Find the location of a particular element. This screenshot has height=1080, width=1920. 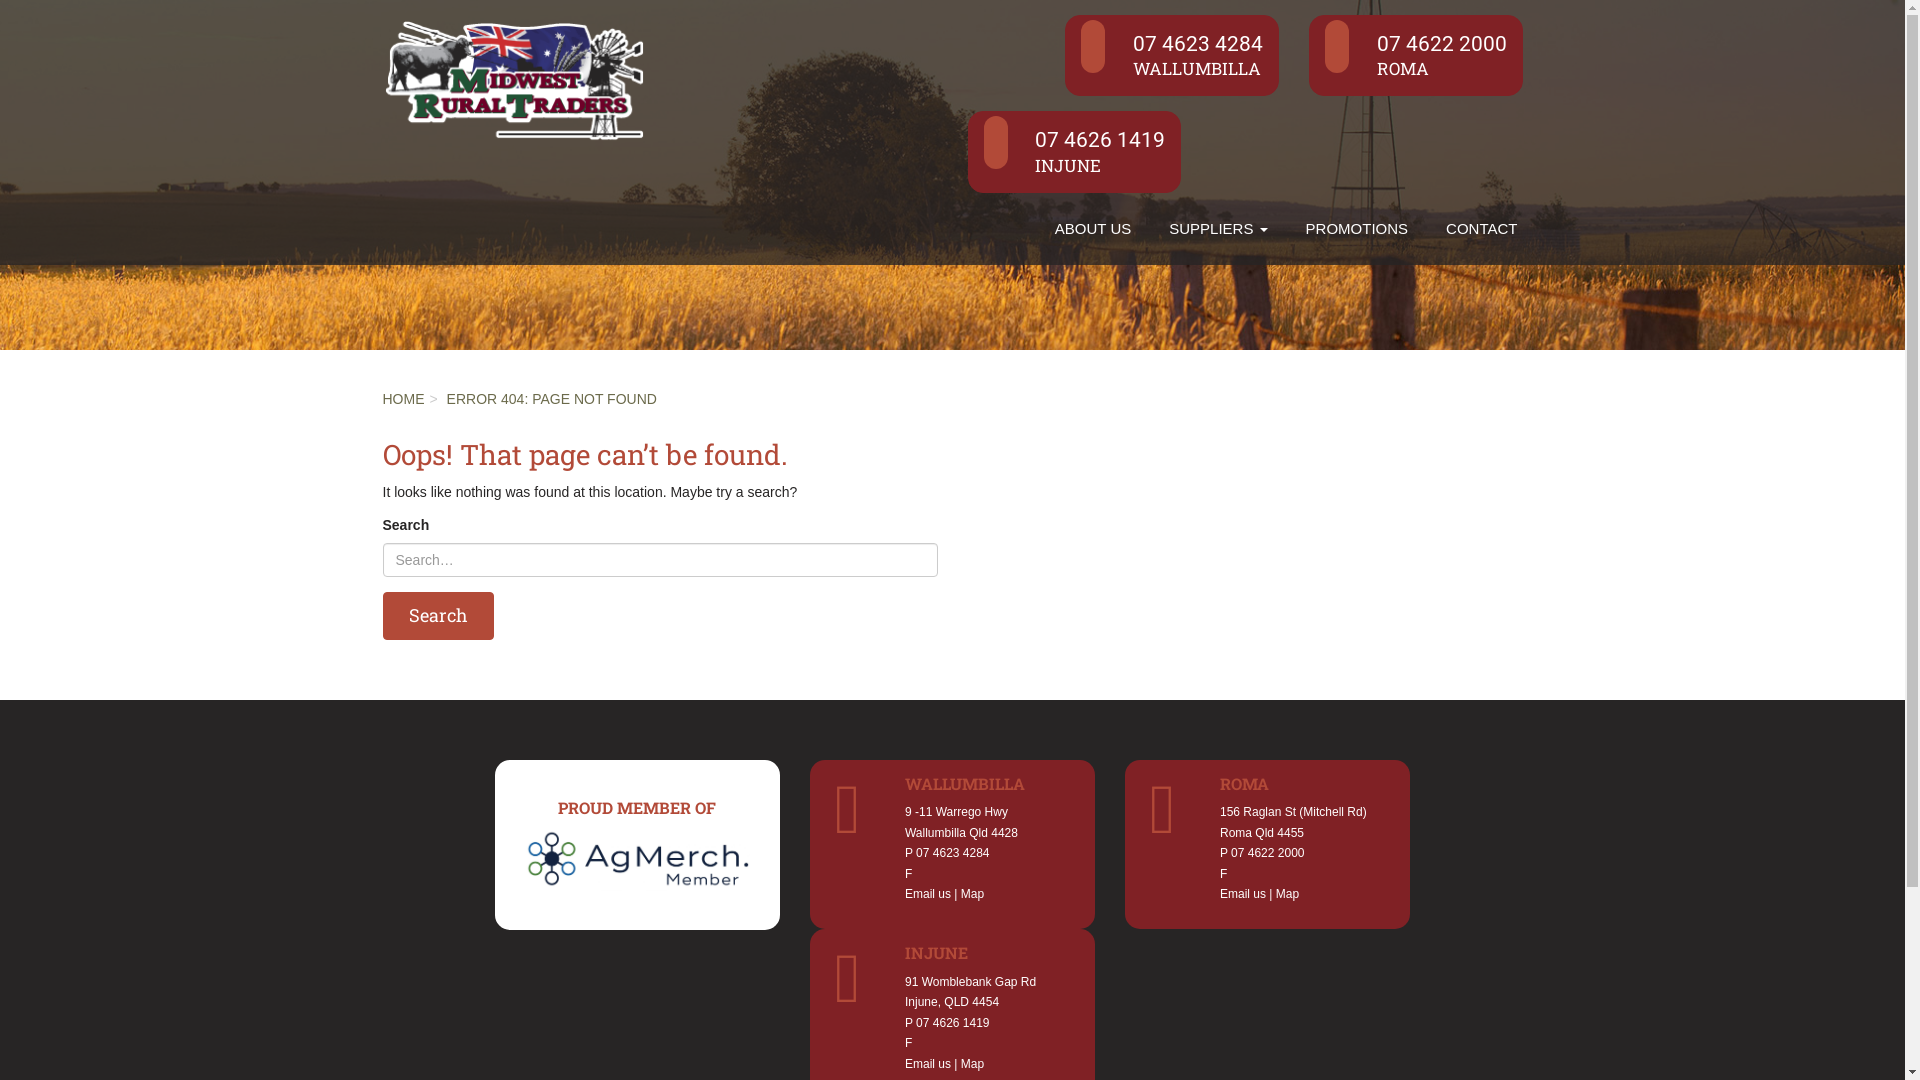

'07 4623 4284 is located at coordinates (1171, 54).